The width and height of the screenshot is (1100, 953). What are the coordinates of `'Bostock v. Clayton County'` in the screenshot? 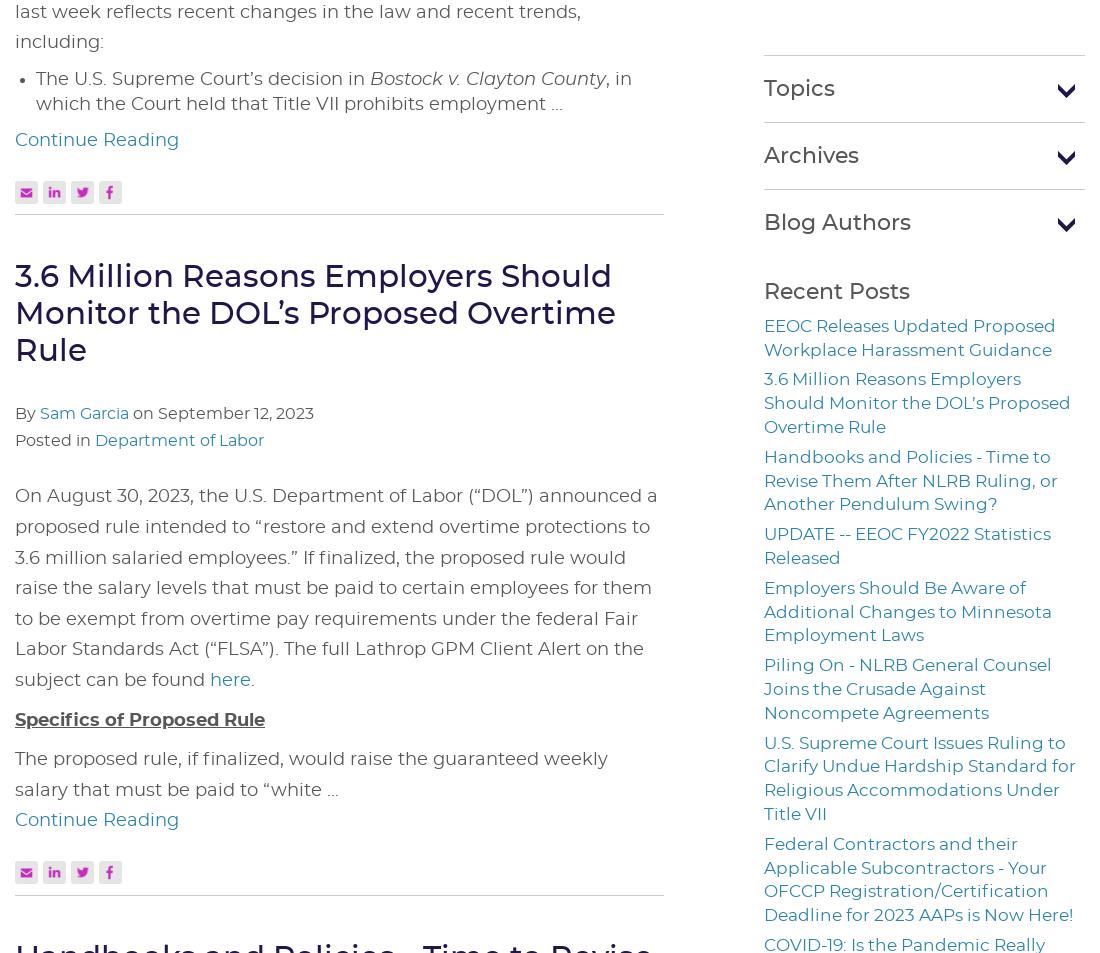 It's located at (487, 78).